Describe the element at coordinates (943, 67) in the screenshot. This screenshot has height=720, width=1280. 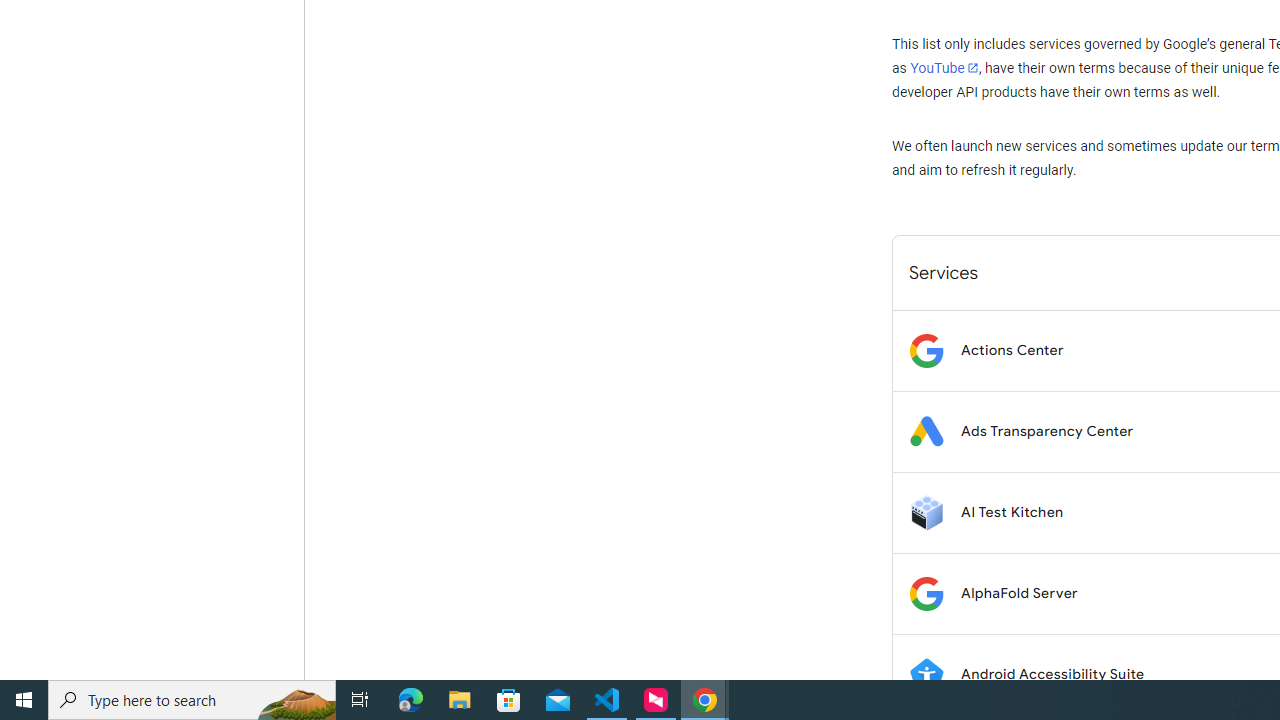
I see `'YouTube'` at that location.